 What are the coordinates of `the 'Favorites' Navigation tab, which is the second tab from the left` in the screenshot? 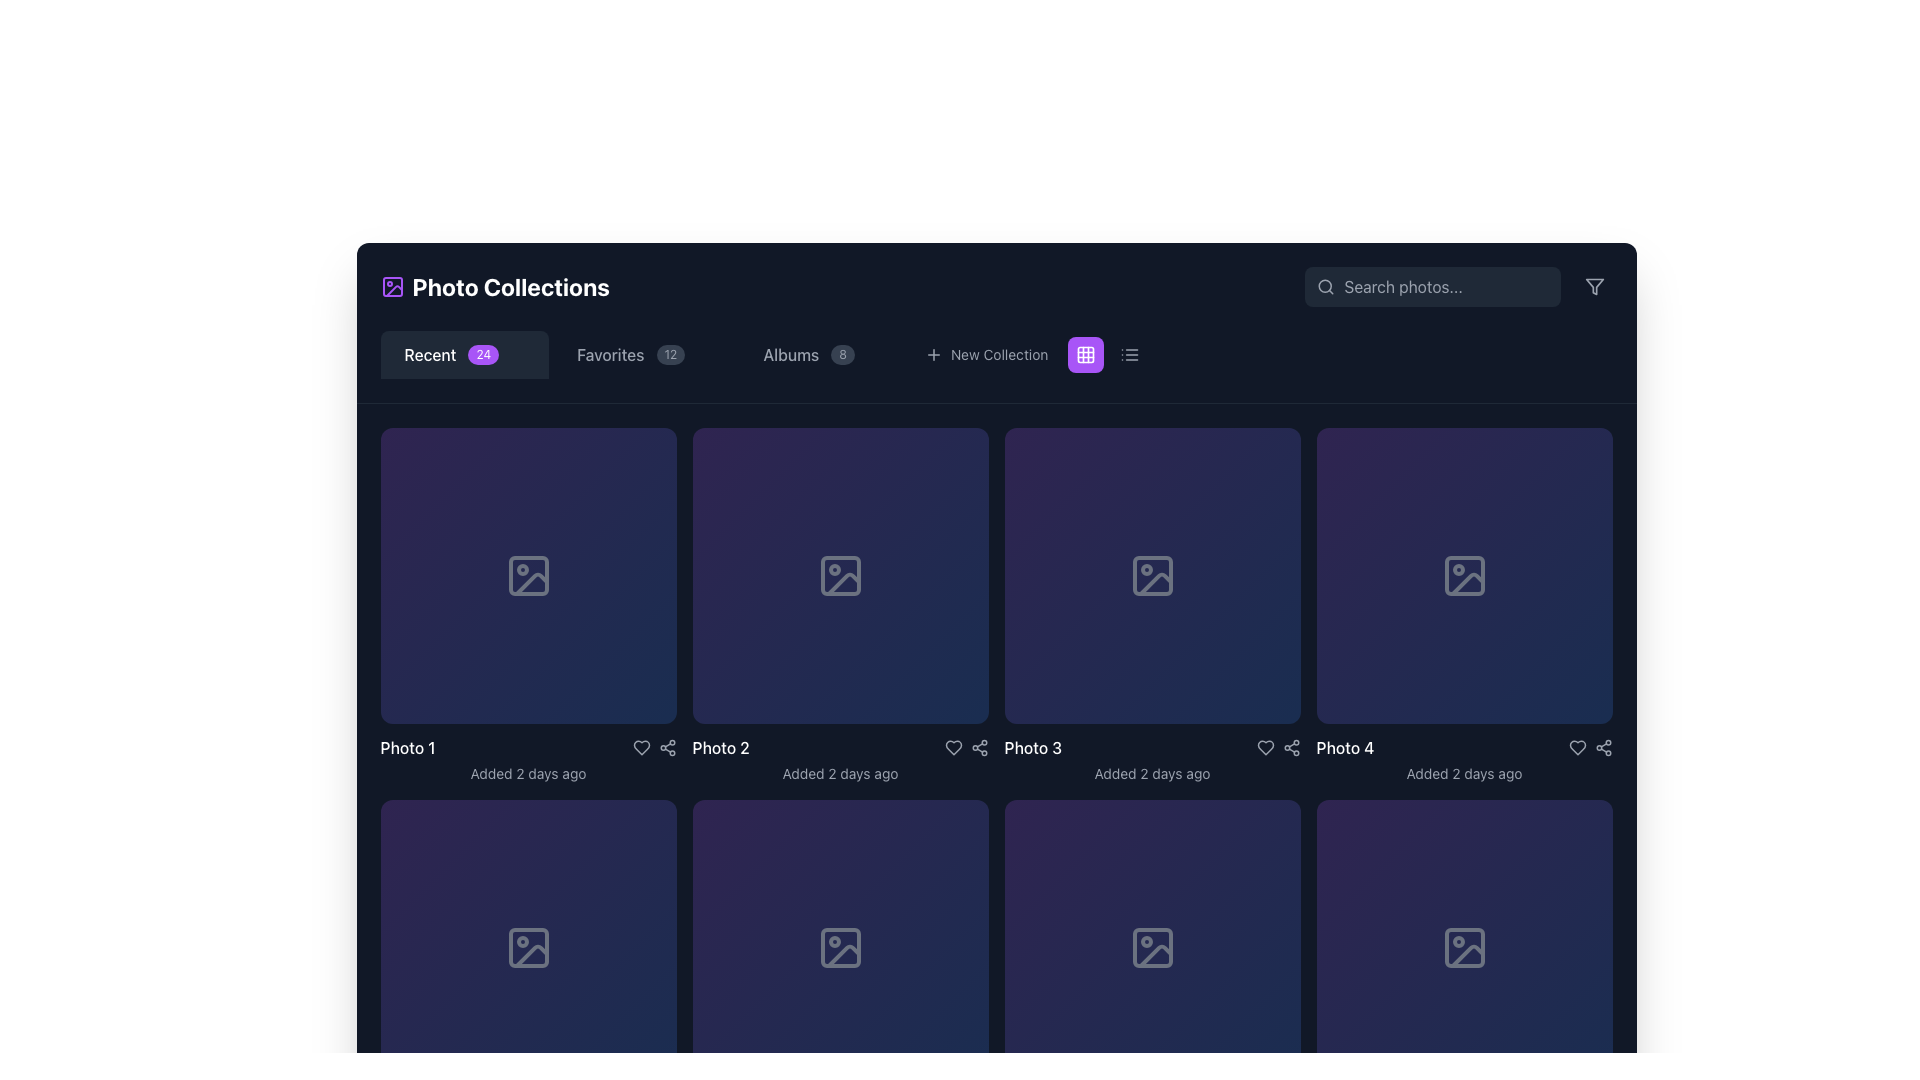 It's located at (643, 353).